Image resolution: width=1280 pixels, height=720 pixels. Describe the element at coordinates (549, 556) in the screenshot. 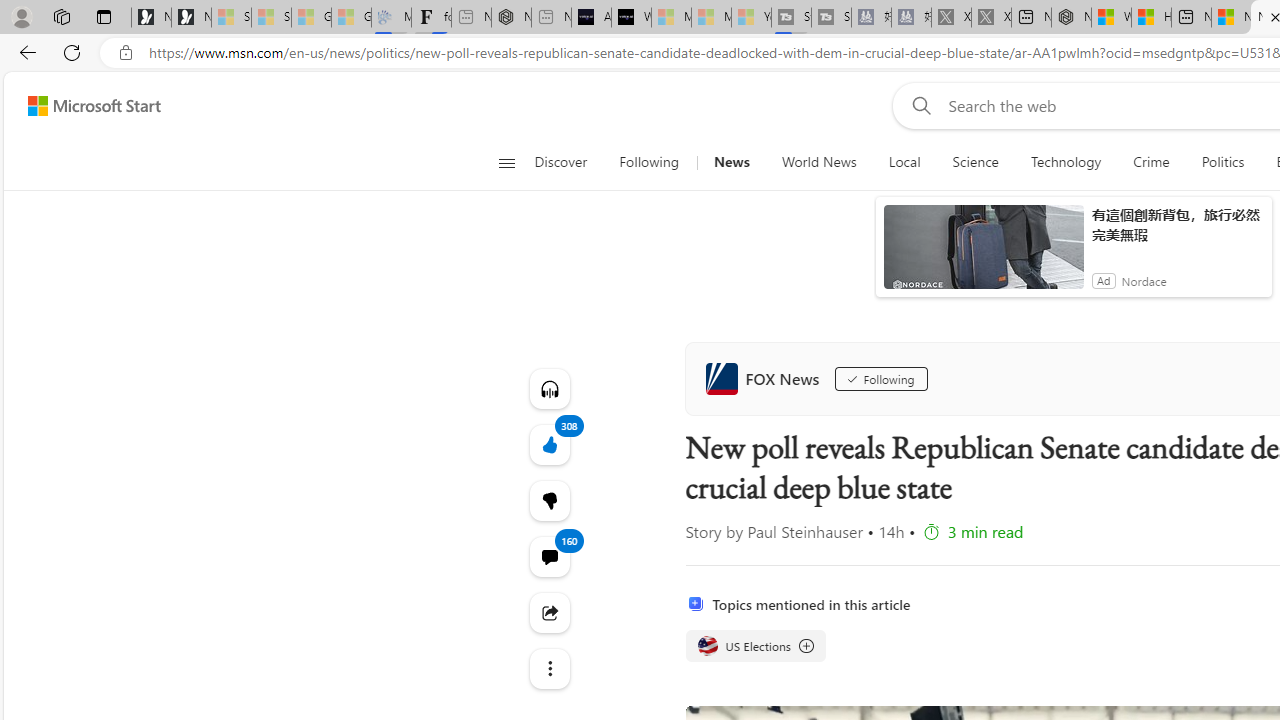

I see `'View comments 160 Comment'` at that location.